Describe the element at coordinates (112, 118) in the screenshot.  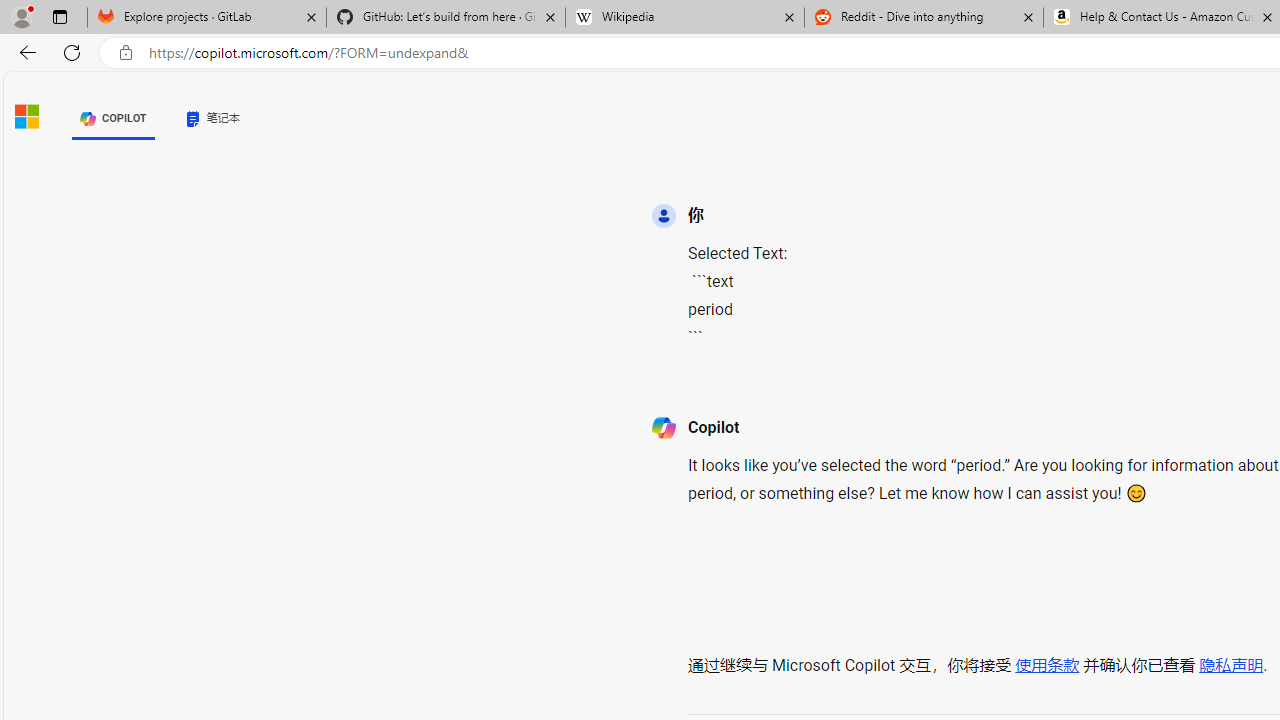
I see `'COPILOT'` at that location.